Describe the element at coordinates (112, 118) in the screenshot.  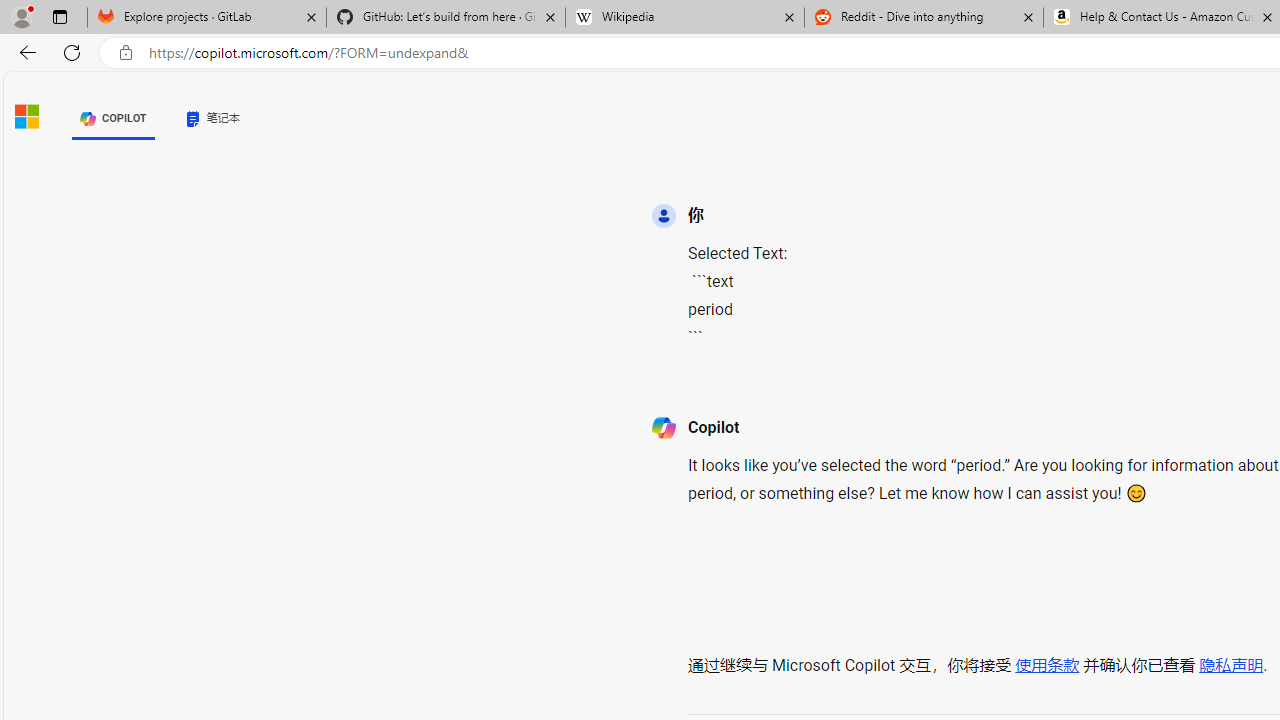
I see `'COPILOT'` at that location.